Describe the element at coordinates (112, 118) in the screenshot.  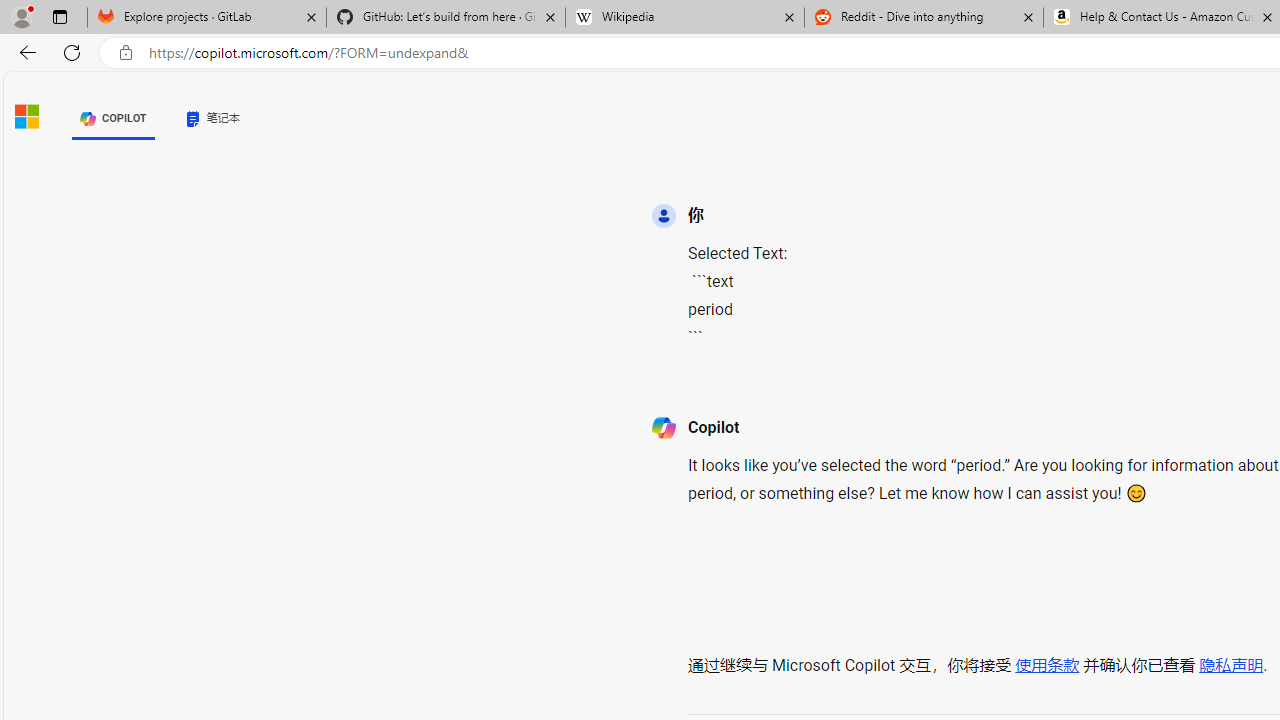
I see `'COPILOT'` at that location.